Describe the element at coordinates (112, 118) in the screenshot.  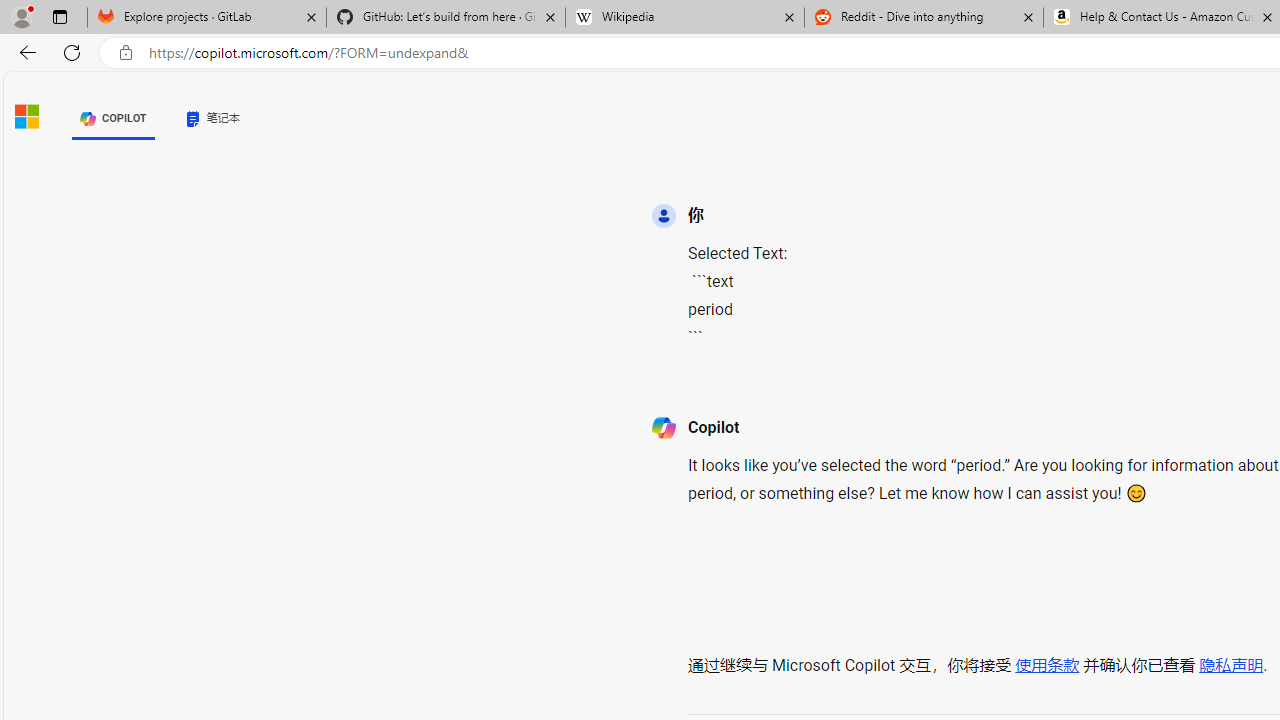
I see `'COPILOT'` at that location.